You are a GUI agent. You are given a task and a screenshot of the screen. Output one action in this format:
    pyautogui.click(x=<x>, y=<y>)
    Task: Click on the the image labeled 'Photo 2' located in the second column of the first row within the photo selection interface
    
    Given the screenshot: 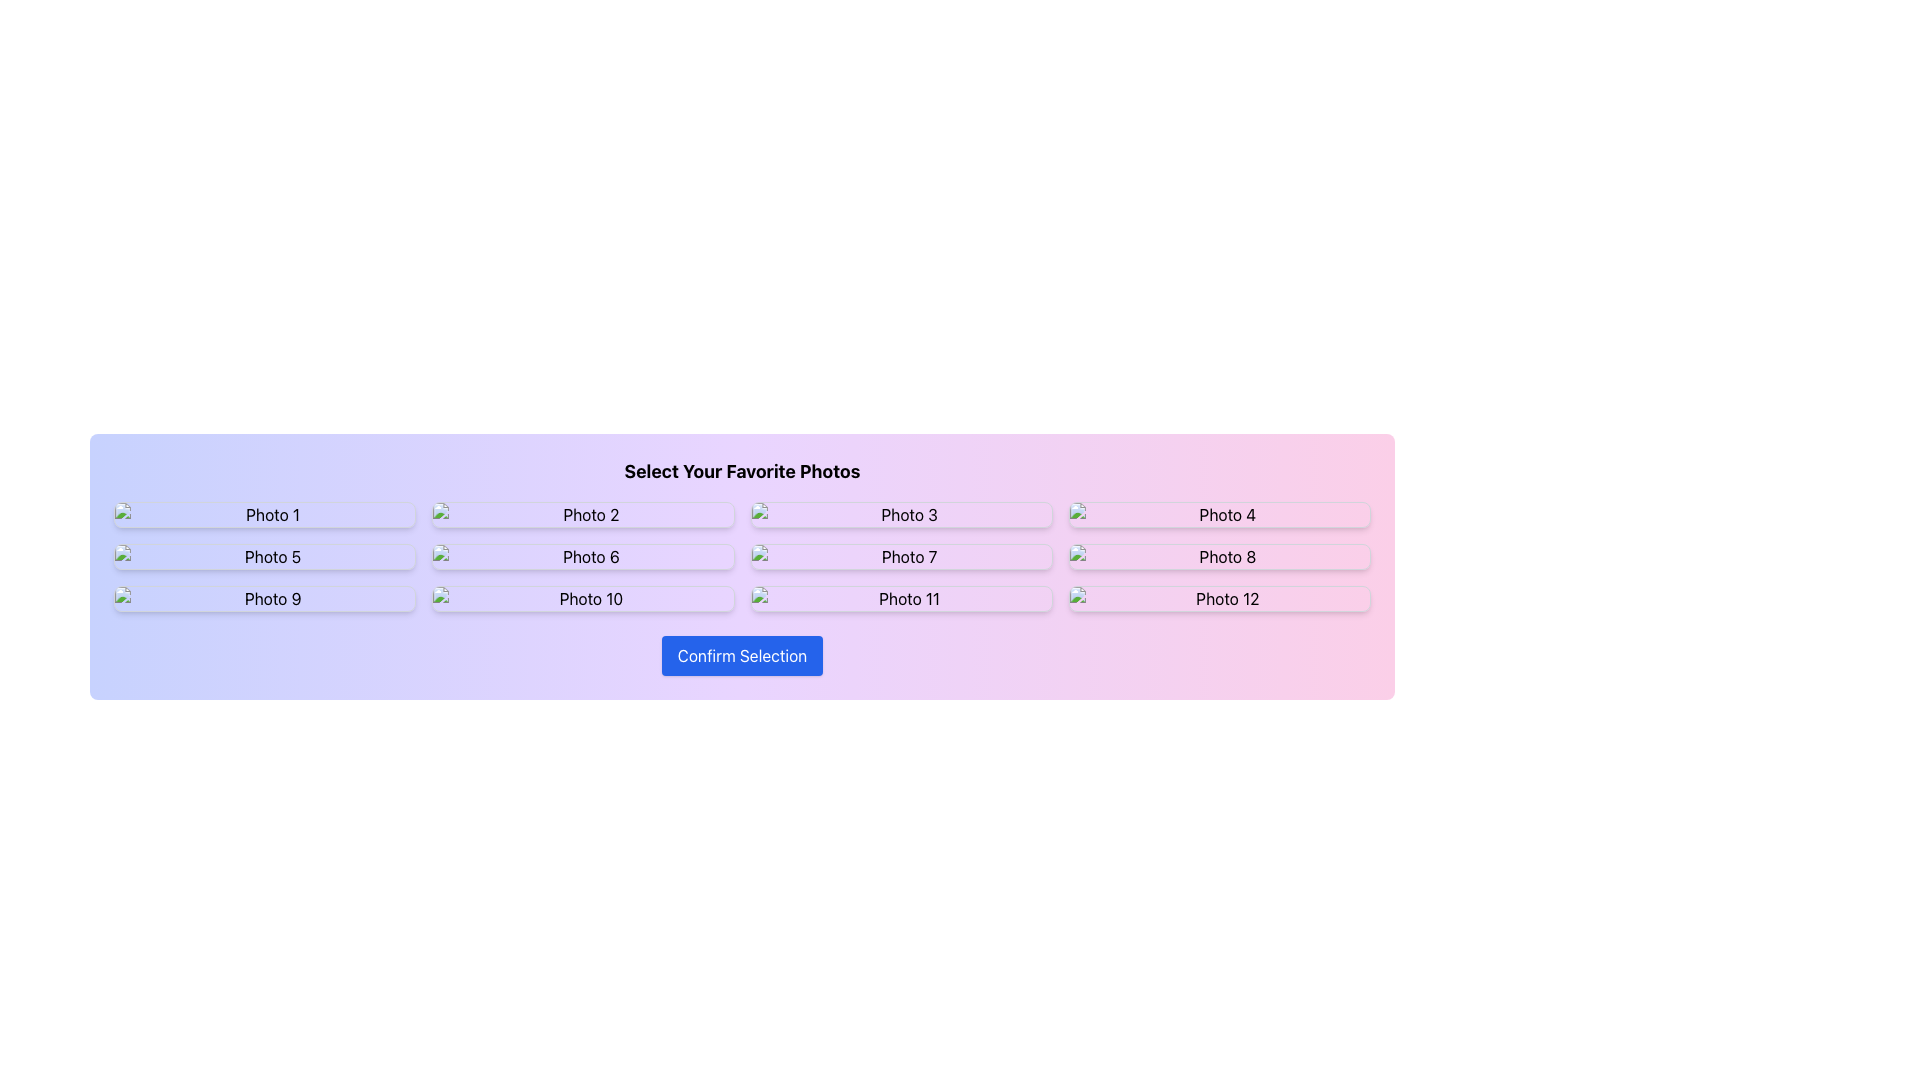 What is the action you would take?
    pyautogui.click(x=582, y=514)
    